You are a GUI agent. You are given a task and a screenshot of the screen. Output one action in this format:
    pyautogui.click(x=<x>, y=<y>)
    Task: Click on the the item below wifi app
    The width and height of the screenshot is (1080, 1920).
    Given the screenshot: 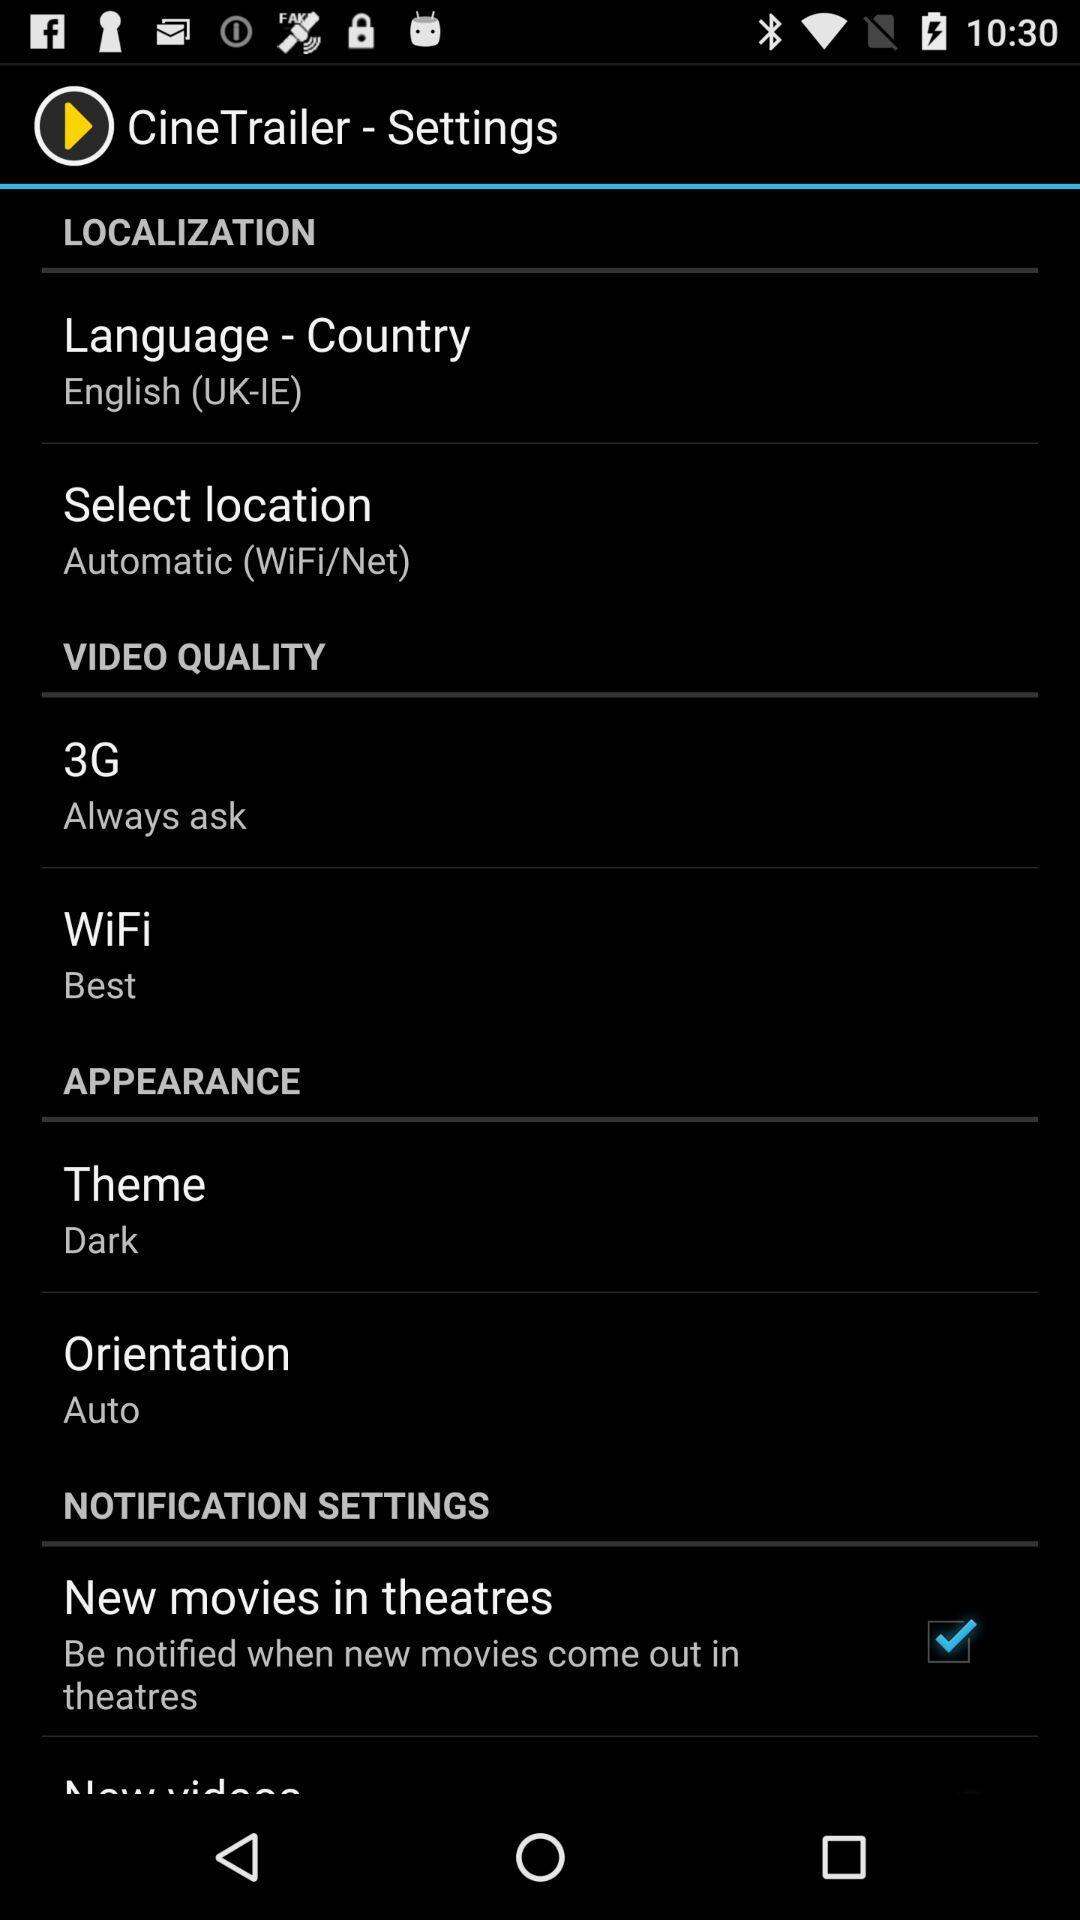 What is the action you would take?
    pyautogui.click(x=99, y=983)
    